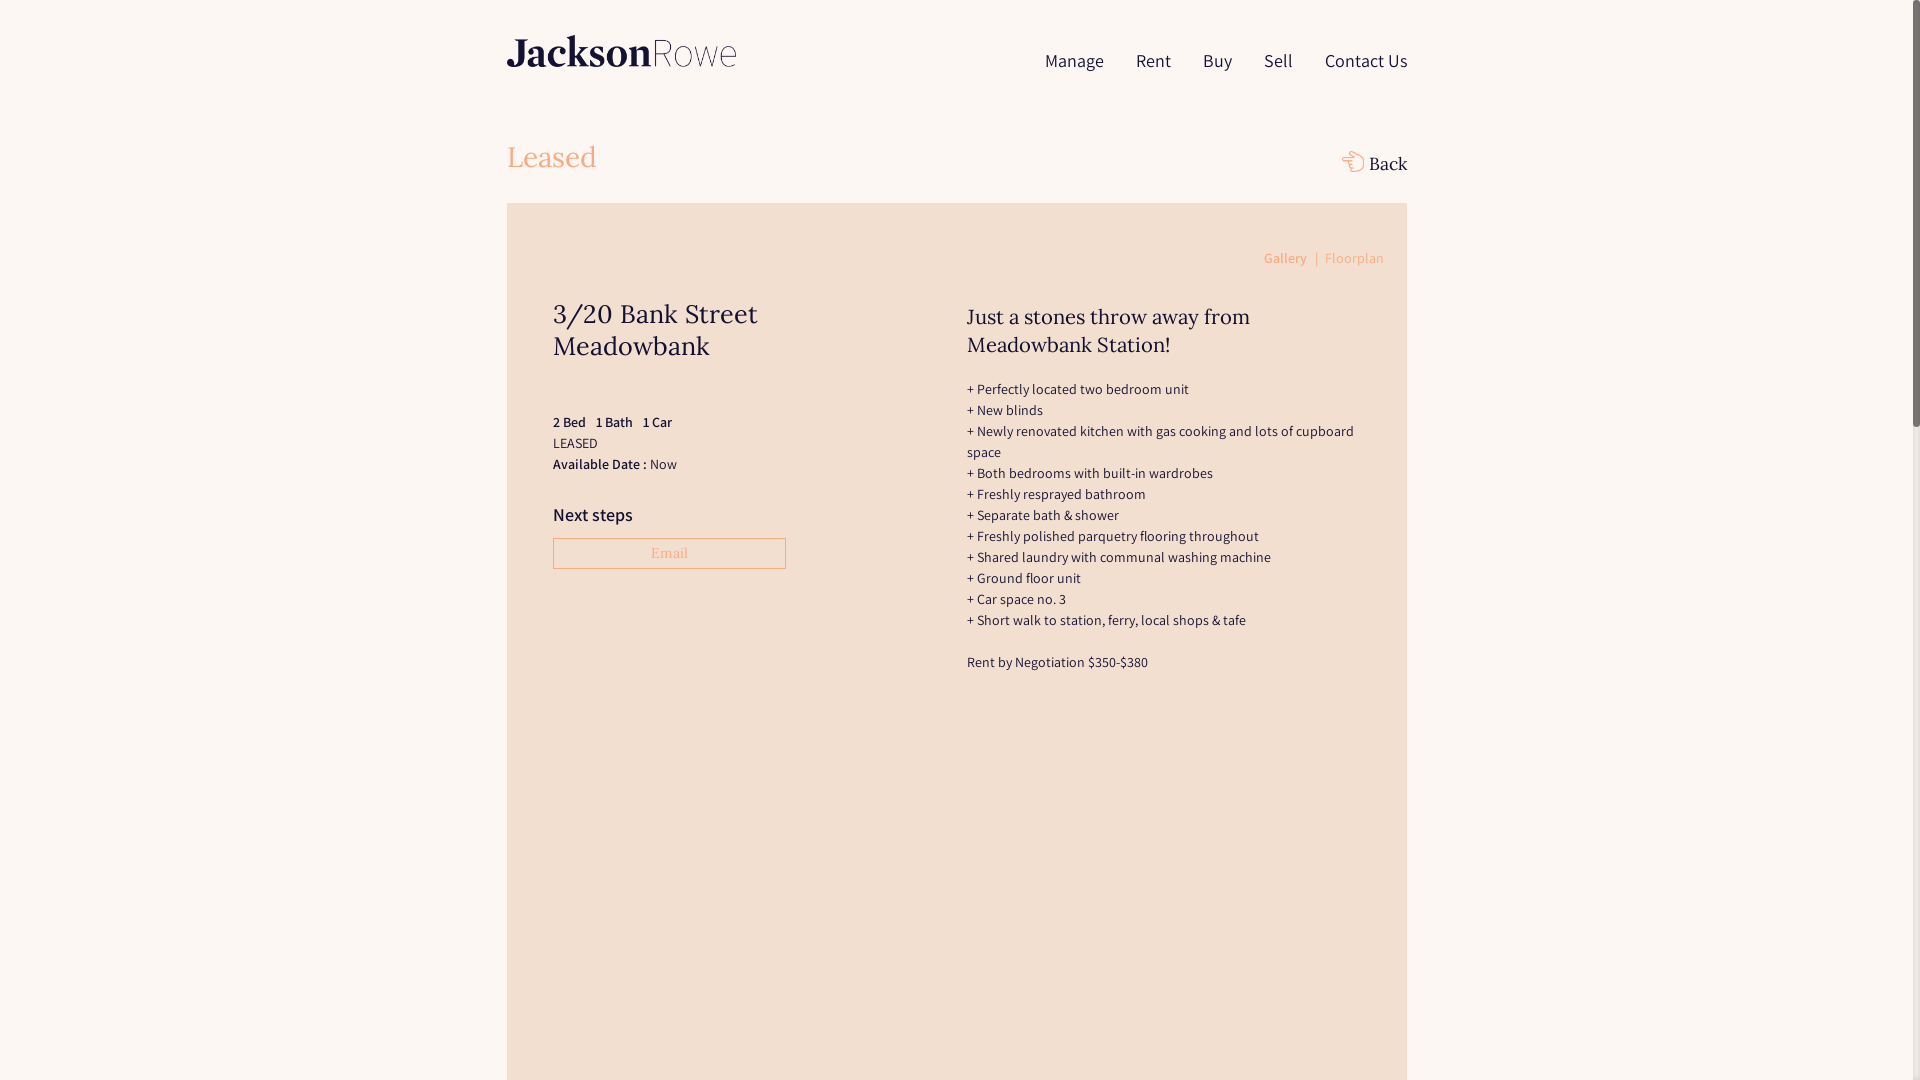 This screenshot has width=1920, height=1080. What do you see at coordinates (619, 49) in the screenshot?
I see `'Jackson Rowe - '` at bounding box center [619, 49].